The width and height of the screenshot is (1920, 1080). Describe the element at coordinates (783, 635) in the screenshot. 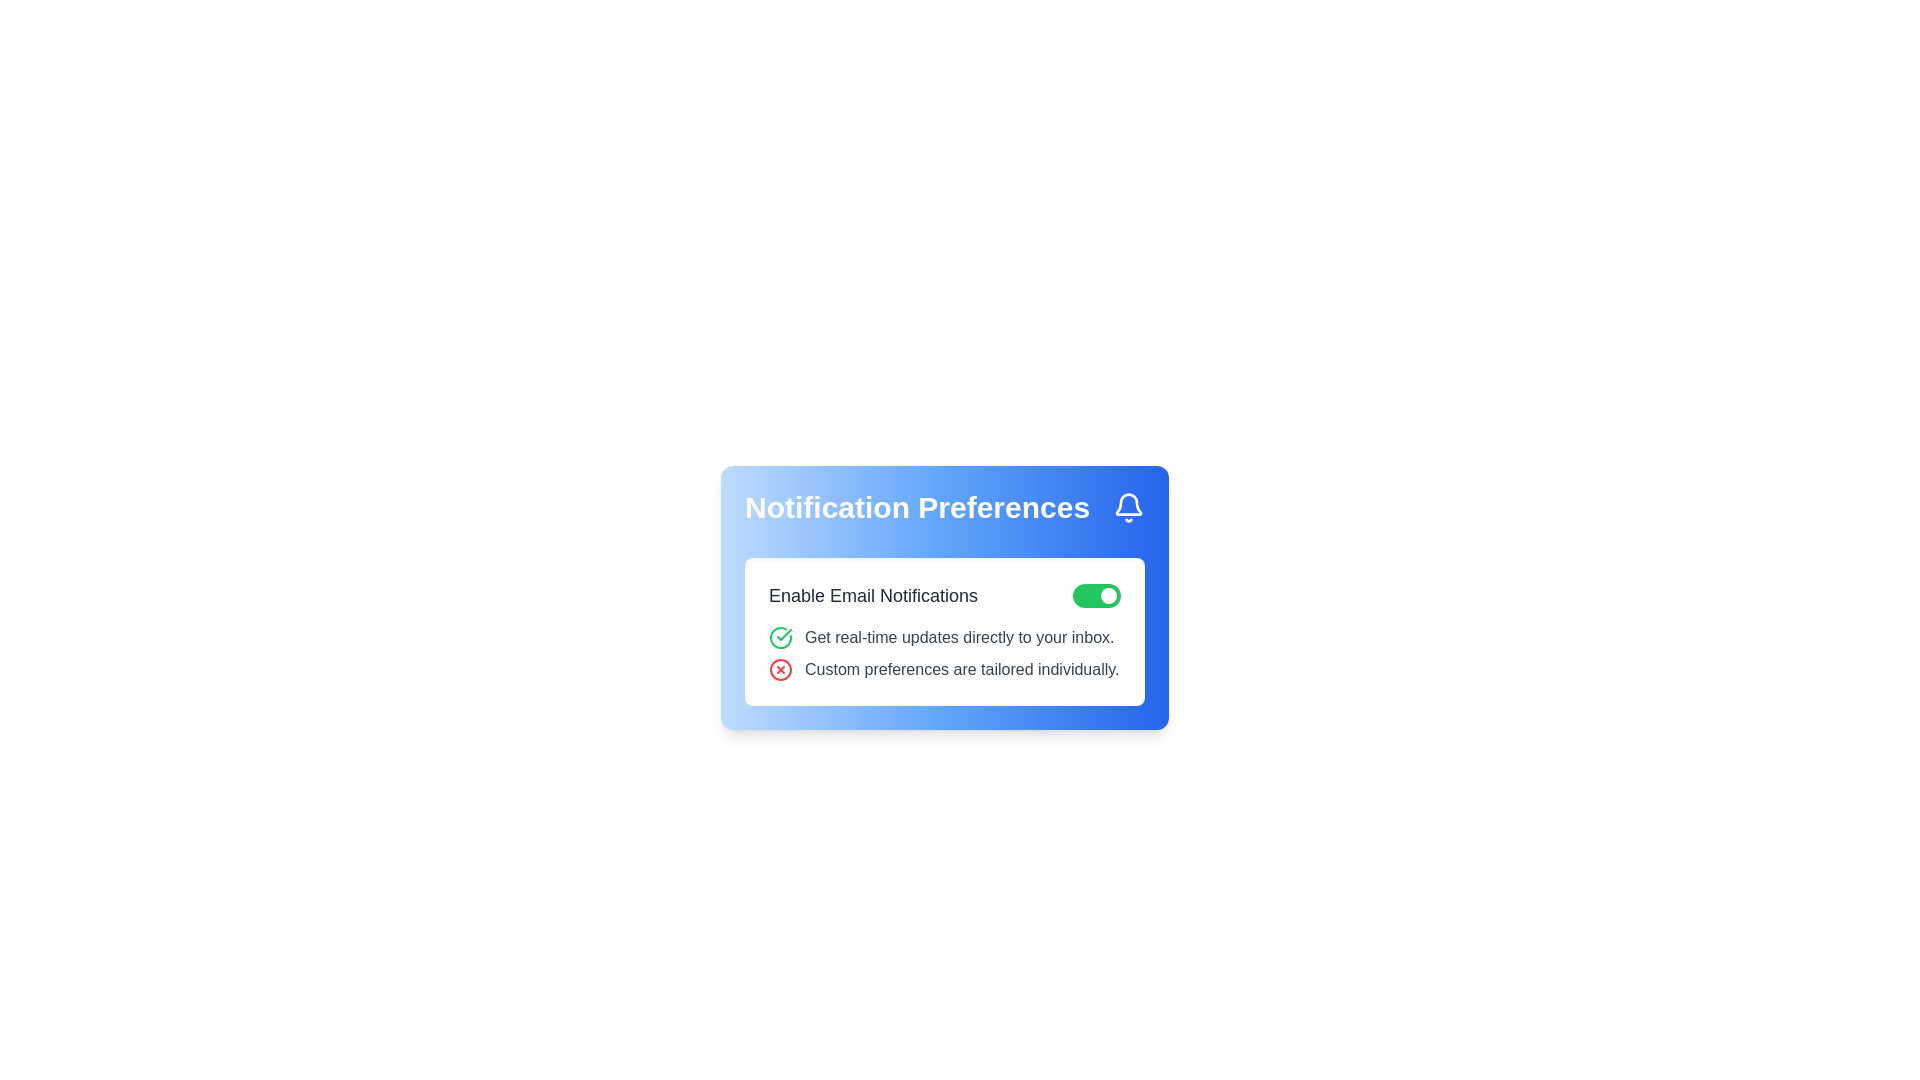

I see `the appearance of the confirmation icon located beside the text 'Get real-time updates directly to your inbox.'` at that location.